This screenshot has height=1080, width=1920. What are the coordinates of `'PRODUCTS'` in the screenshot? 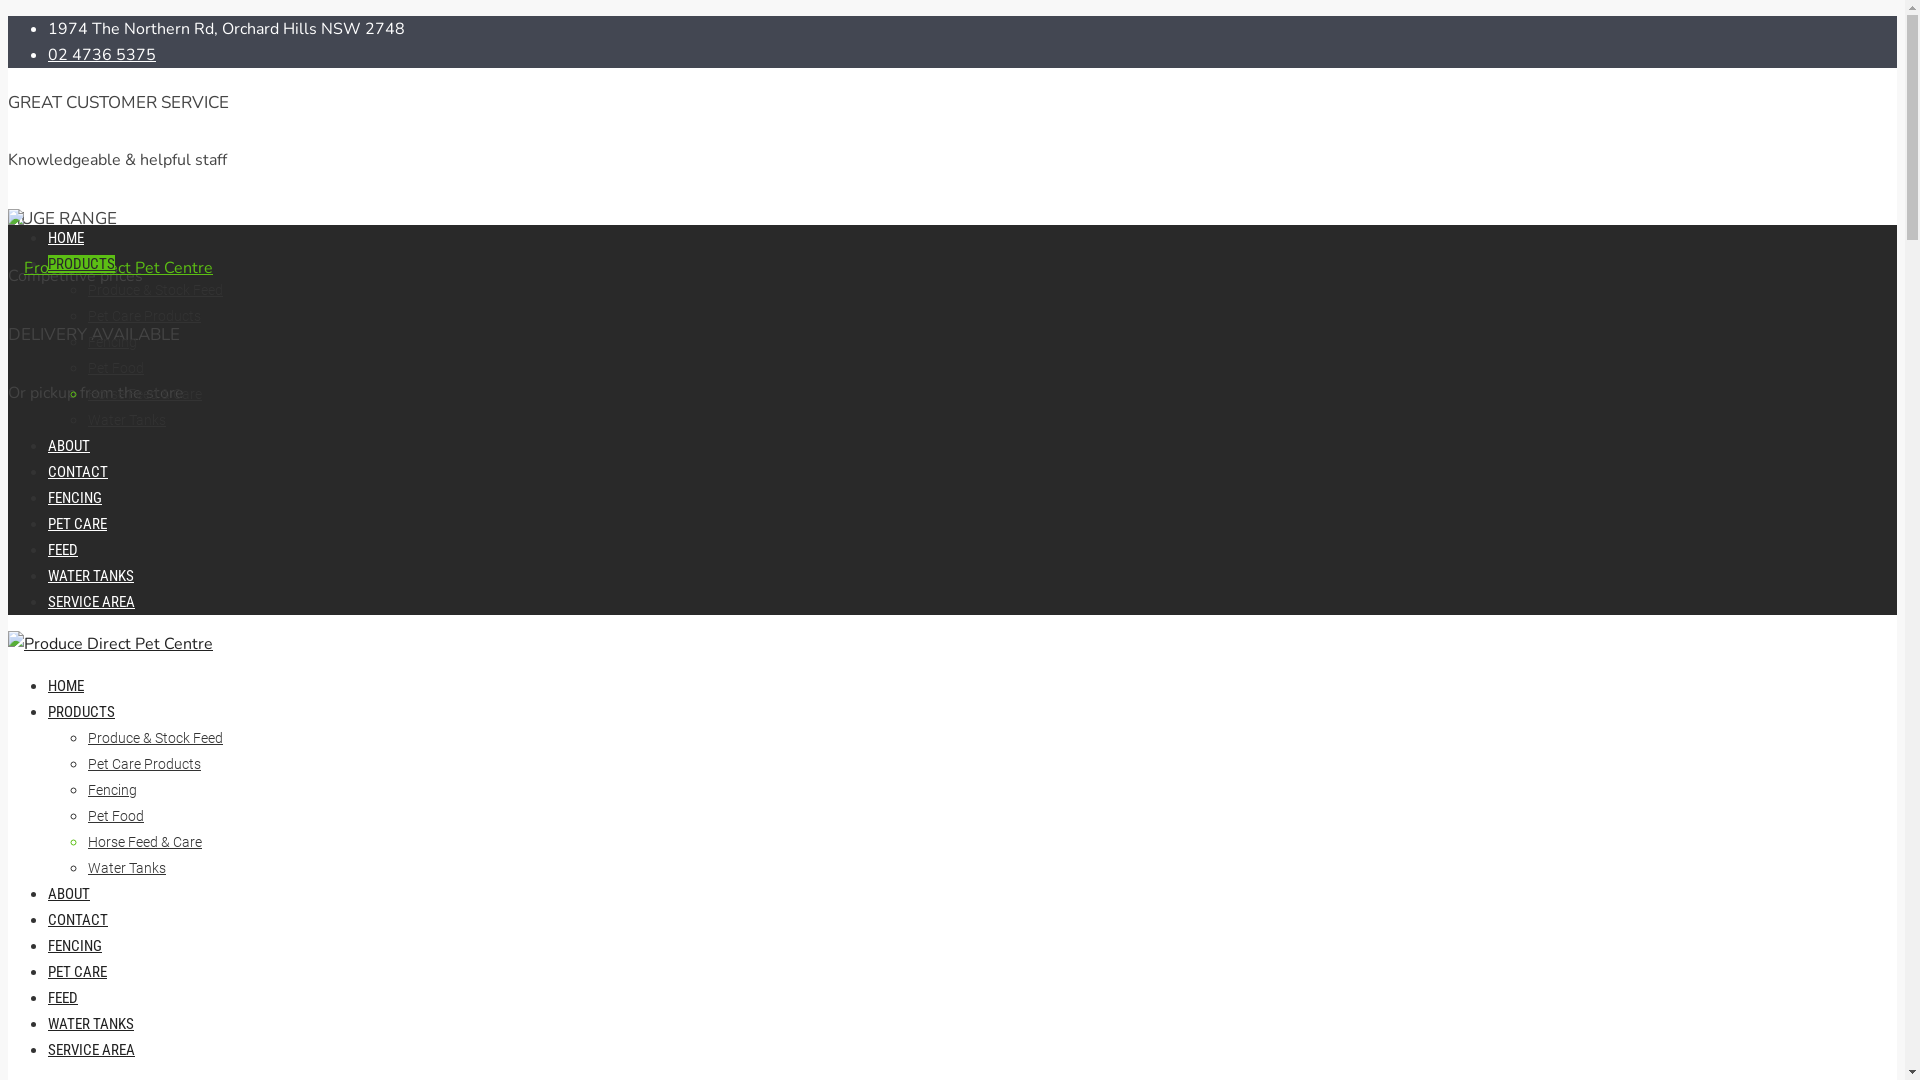 It's located at (80, 711).